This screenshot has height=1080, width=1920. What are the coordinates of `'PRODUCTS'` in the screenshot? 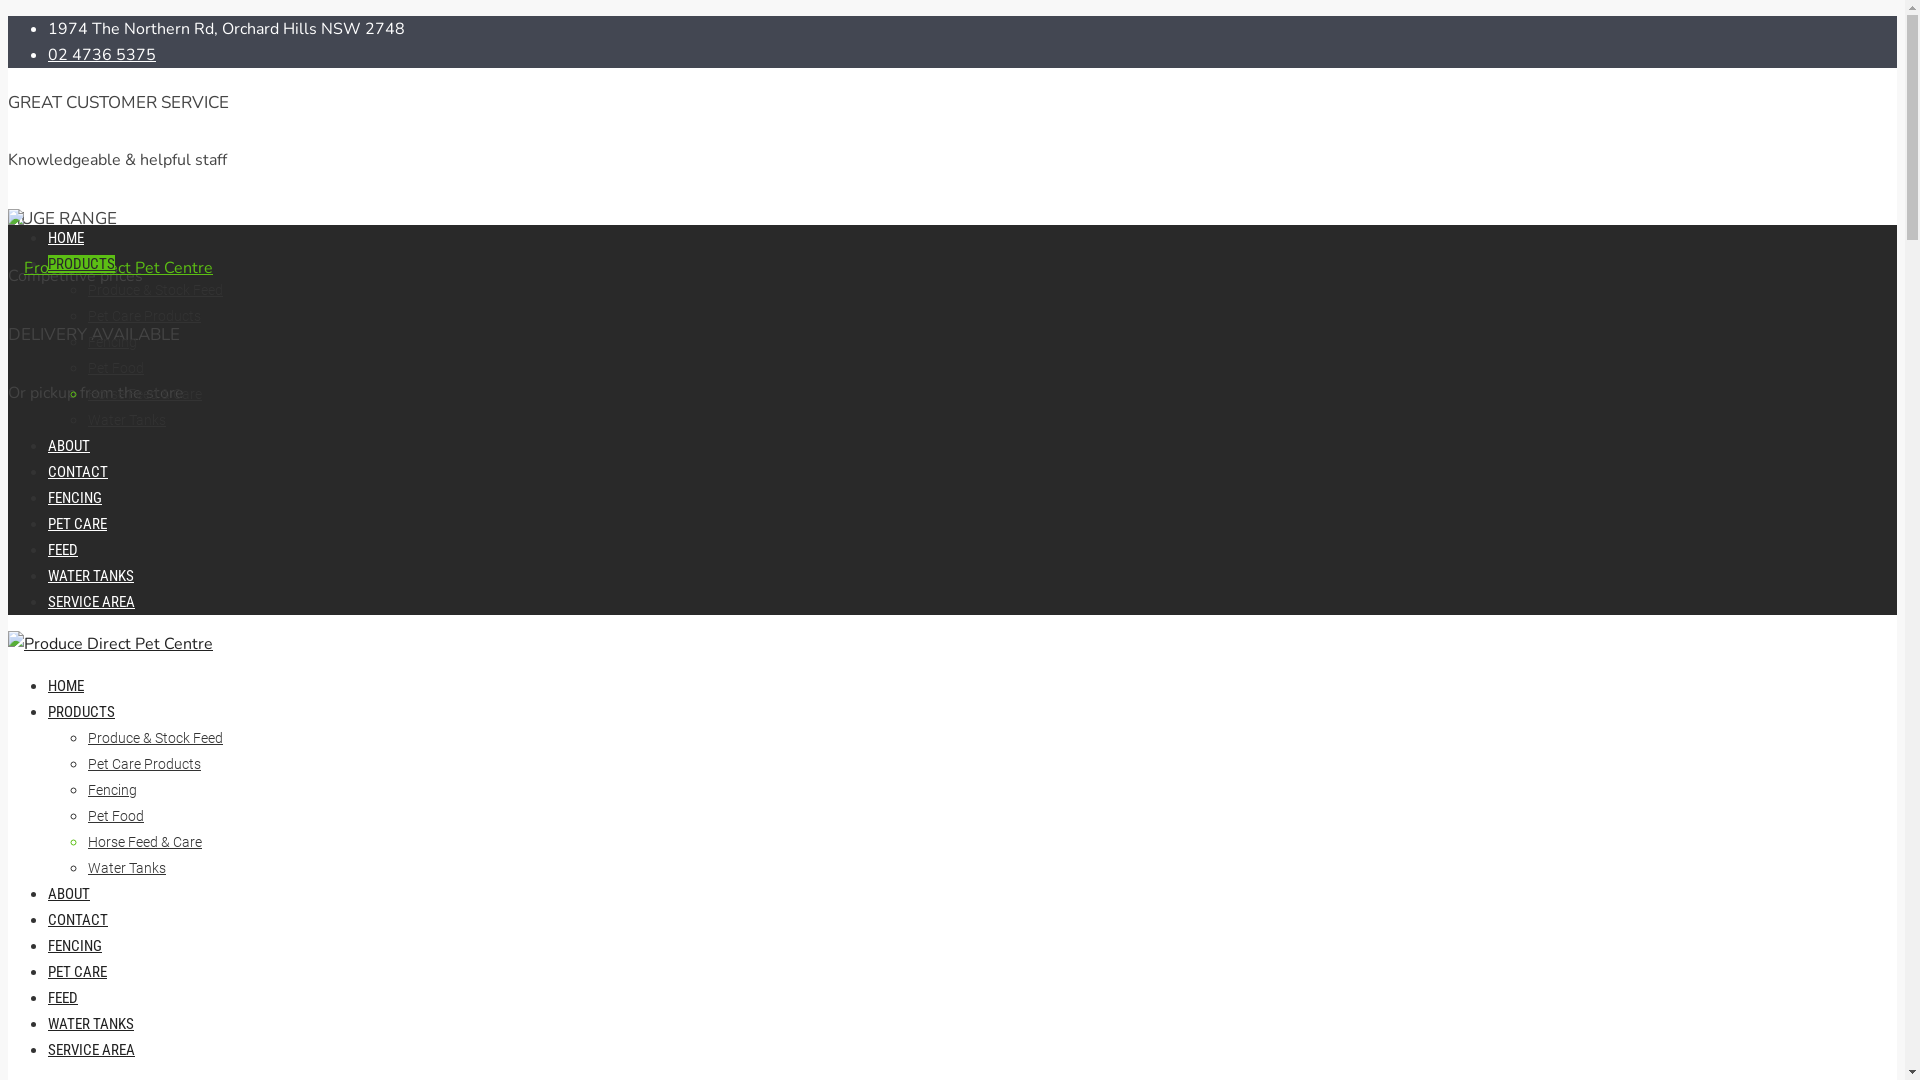 It's located at (80, 711).